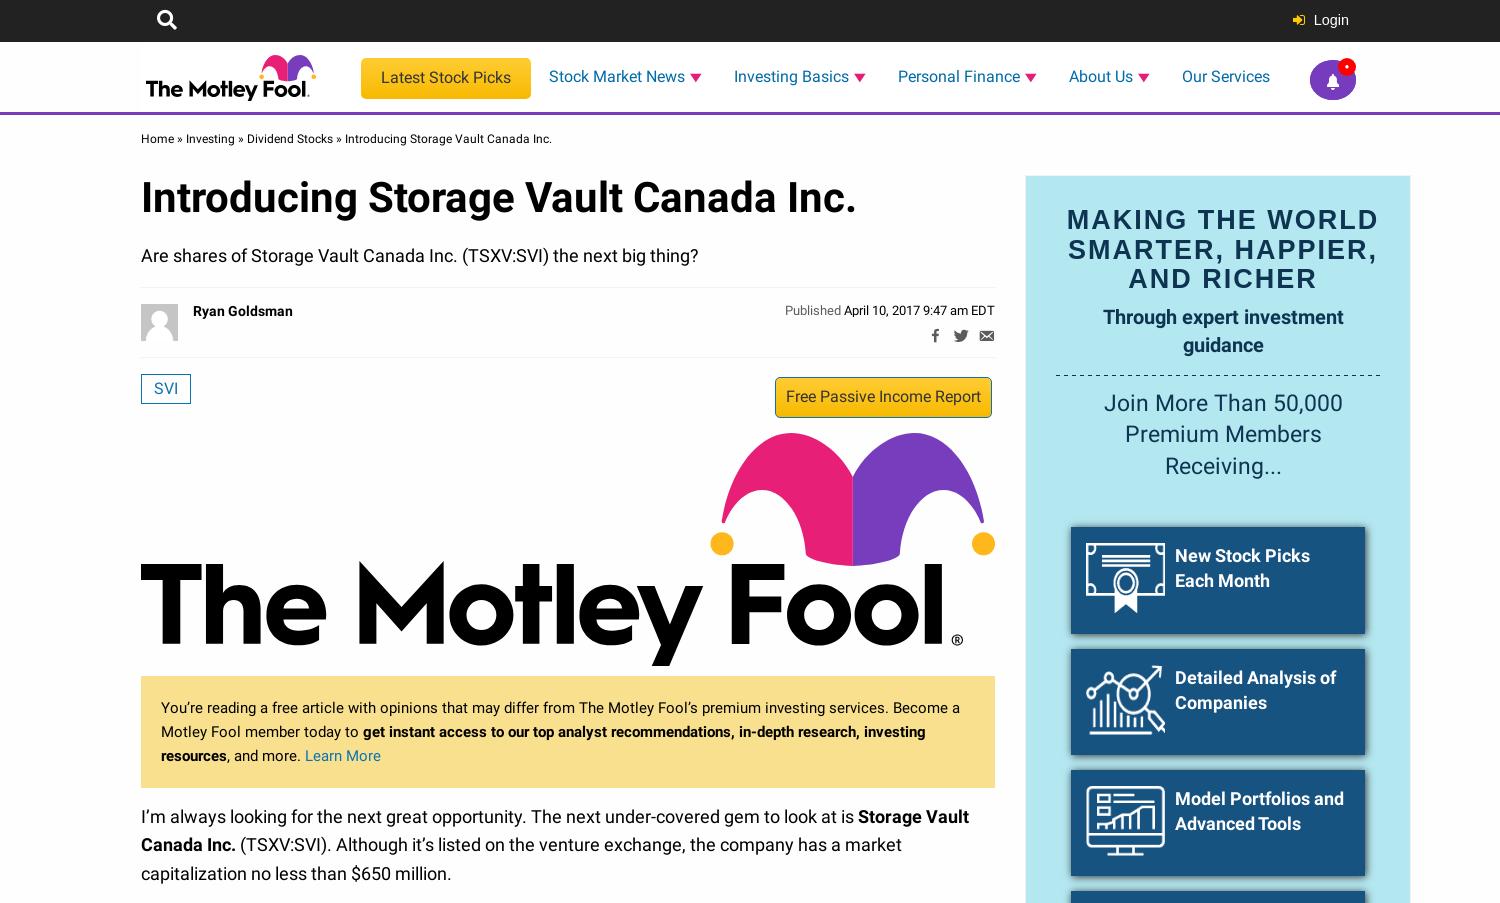 The width and height of the screenshot is (1500, 903). What do you see at coordinates (1260, 834) in the screenshot?
I see `'Earn Passive Income With 3 Canadian Dividend Stocks Today'` at bounding box center [1260, 834].